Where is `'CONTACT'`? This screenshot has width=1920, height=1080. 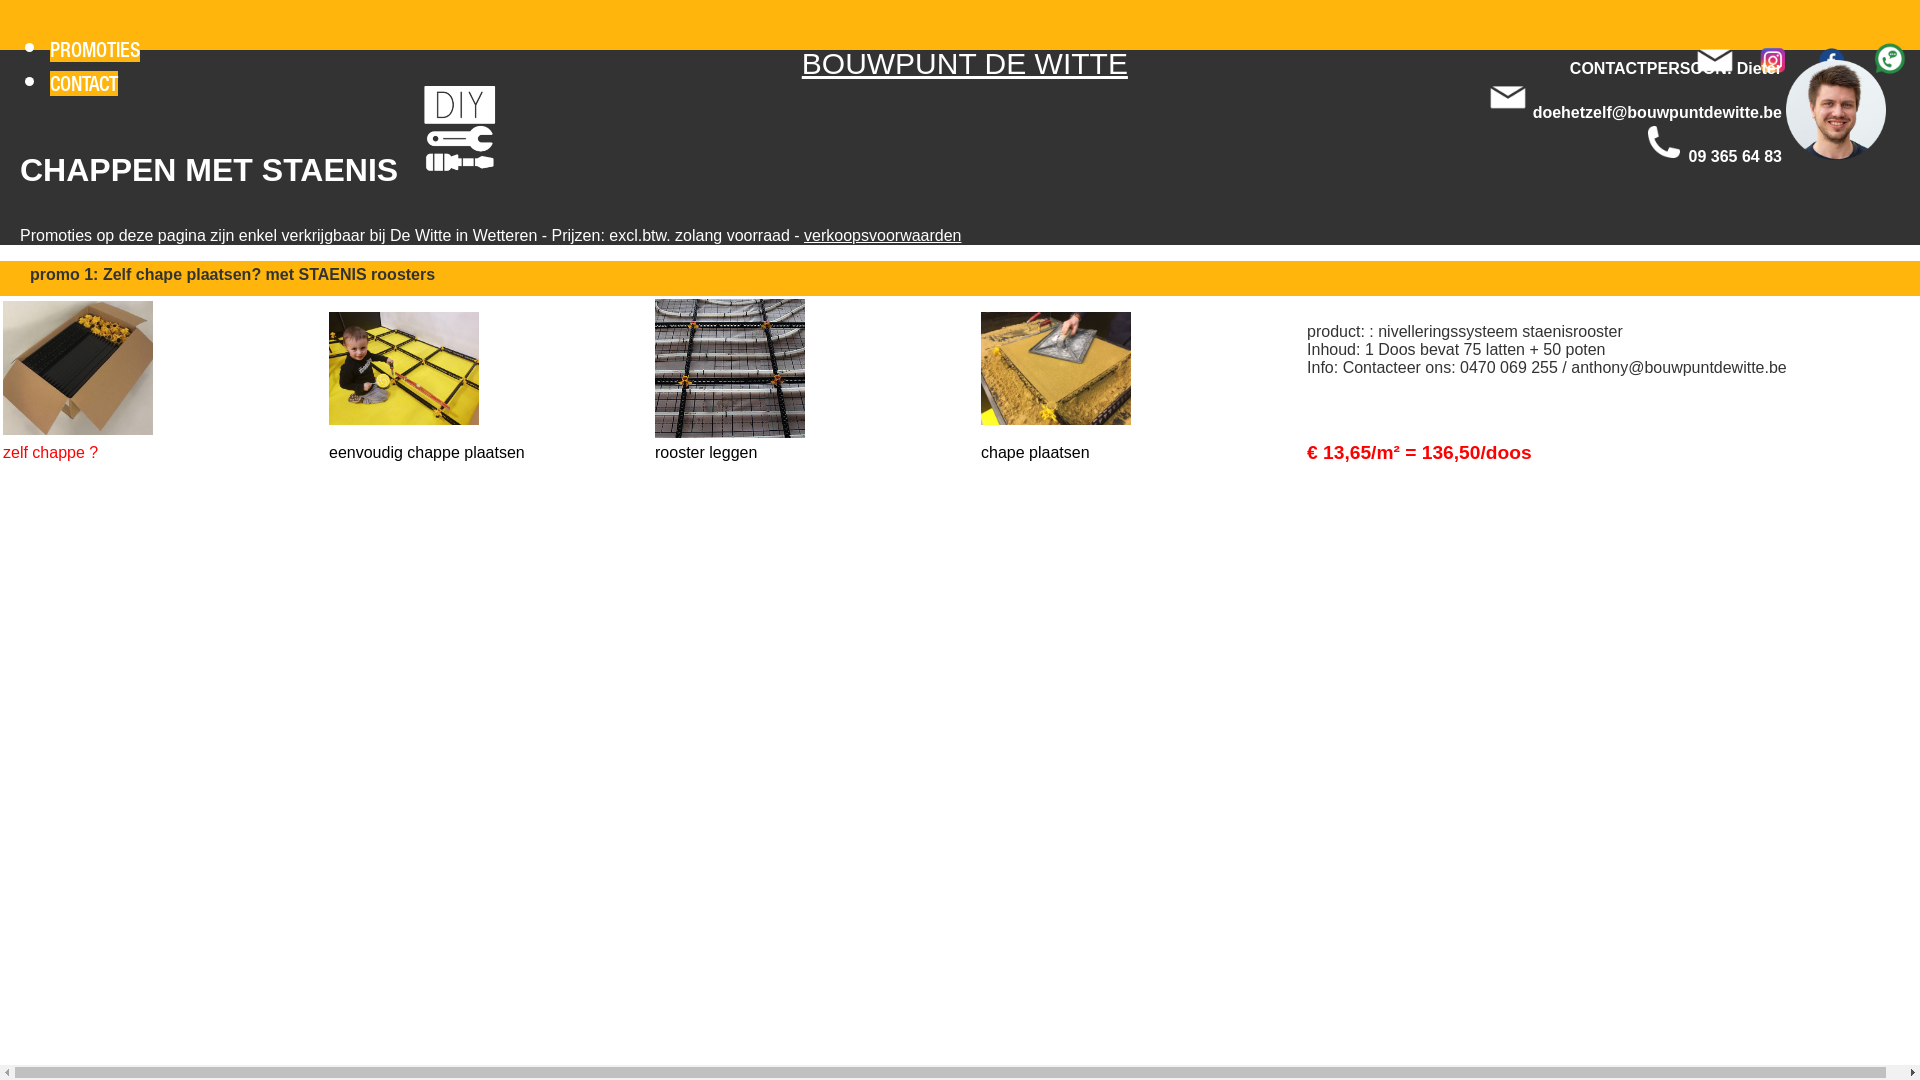 'CONTACT' is located at coordinates (82, 82).